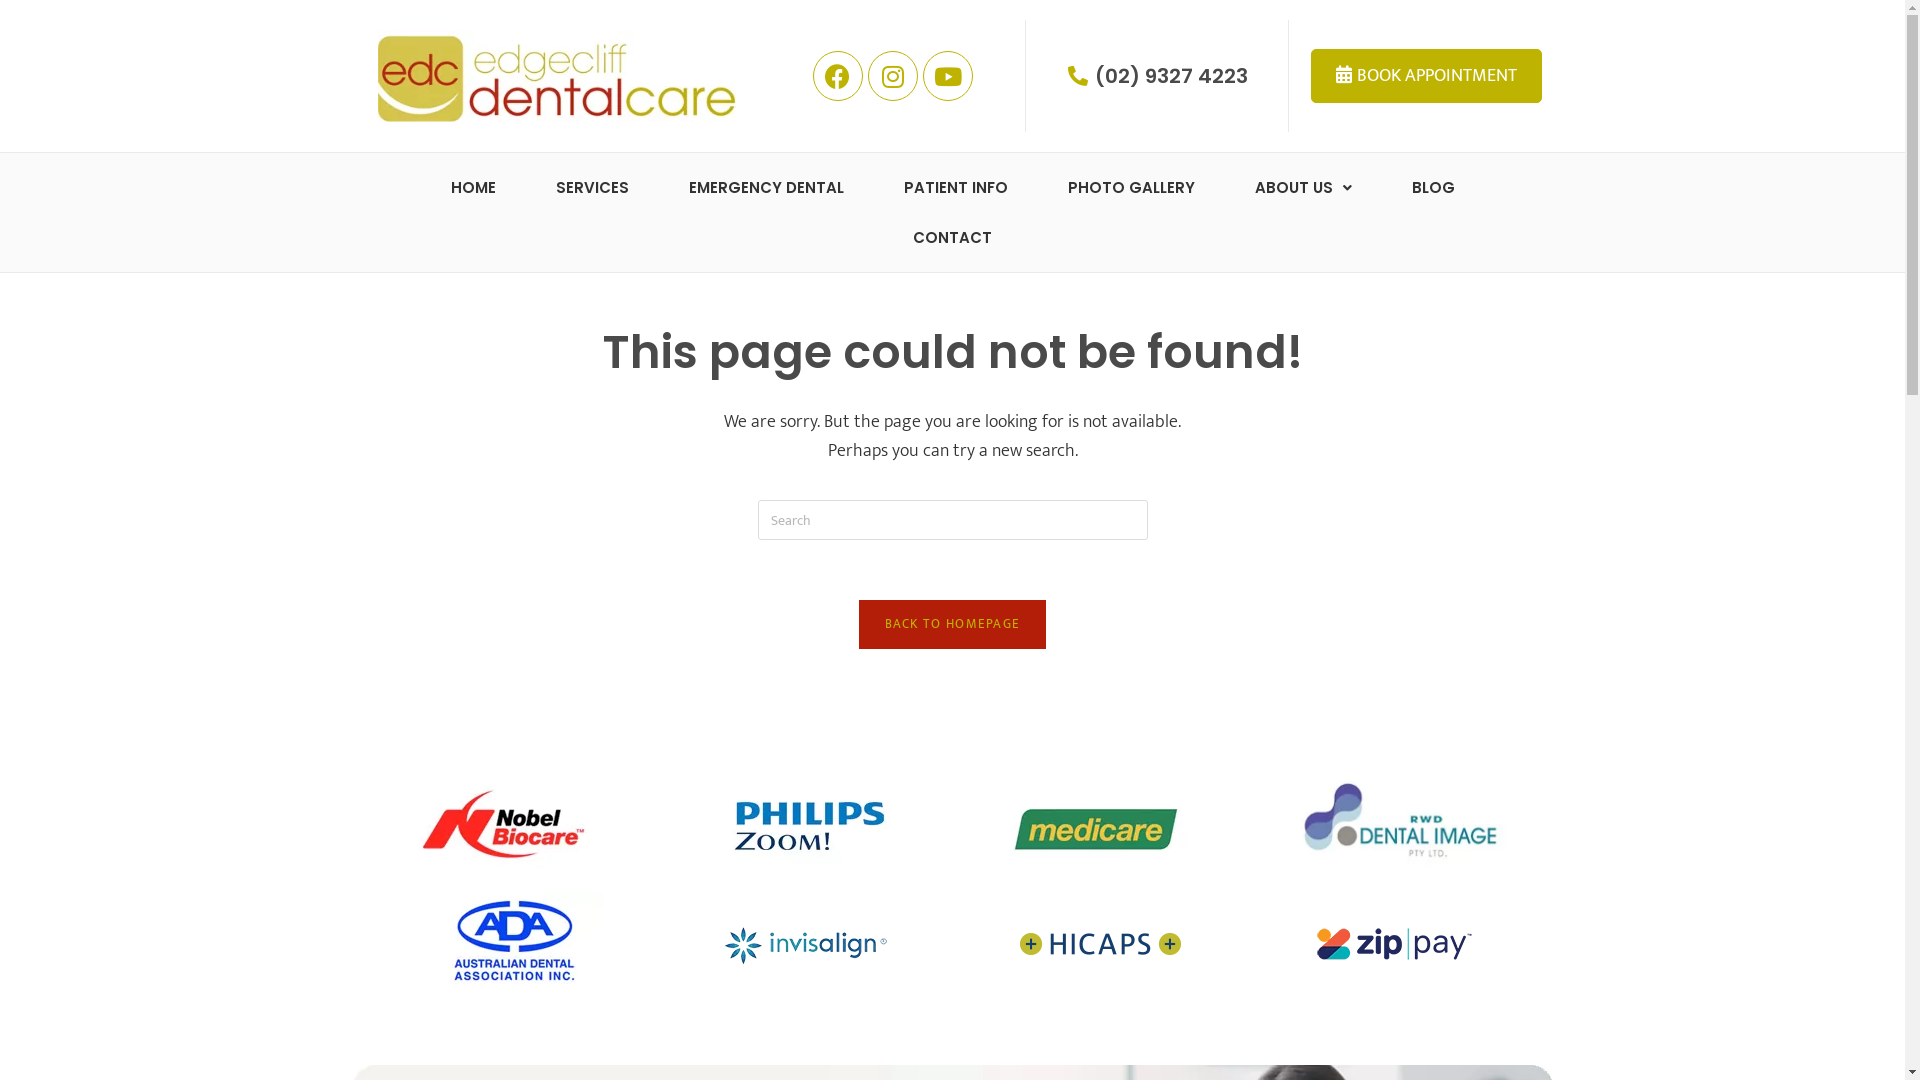  I want to click on 'BACK TO HOMEPAGE', so click(859, 623).